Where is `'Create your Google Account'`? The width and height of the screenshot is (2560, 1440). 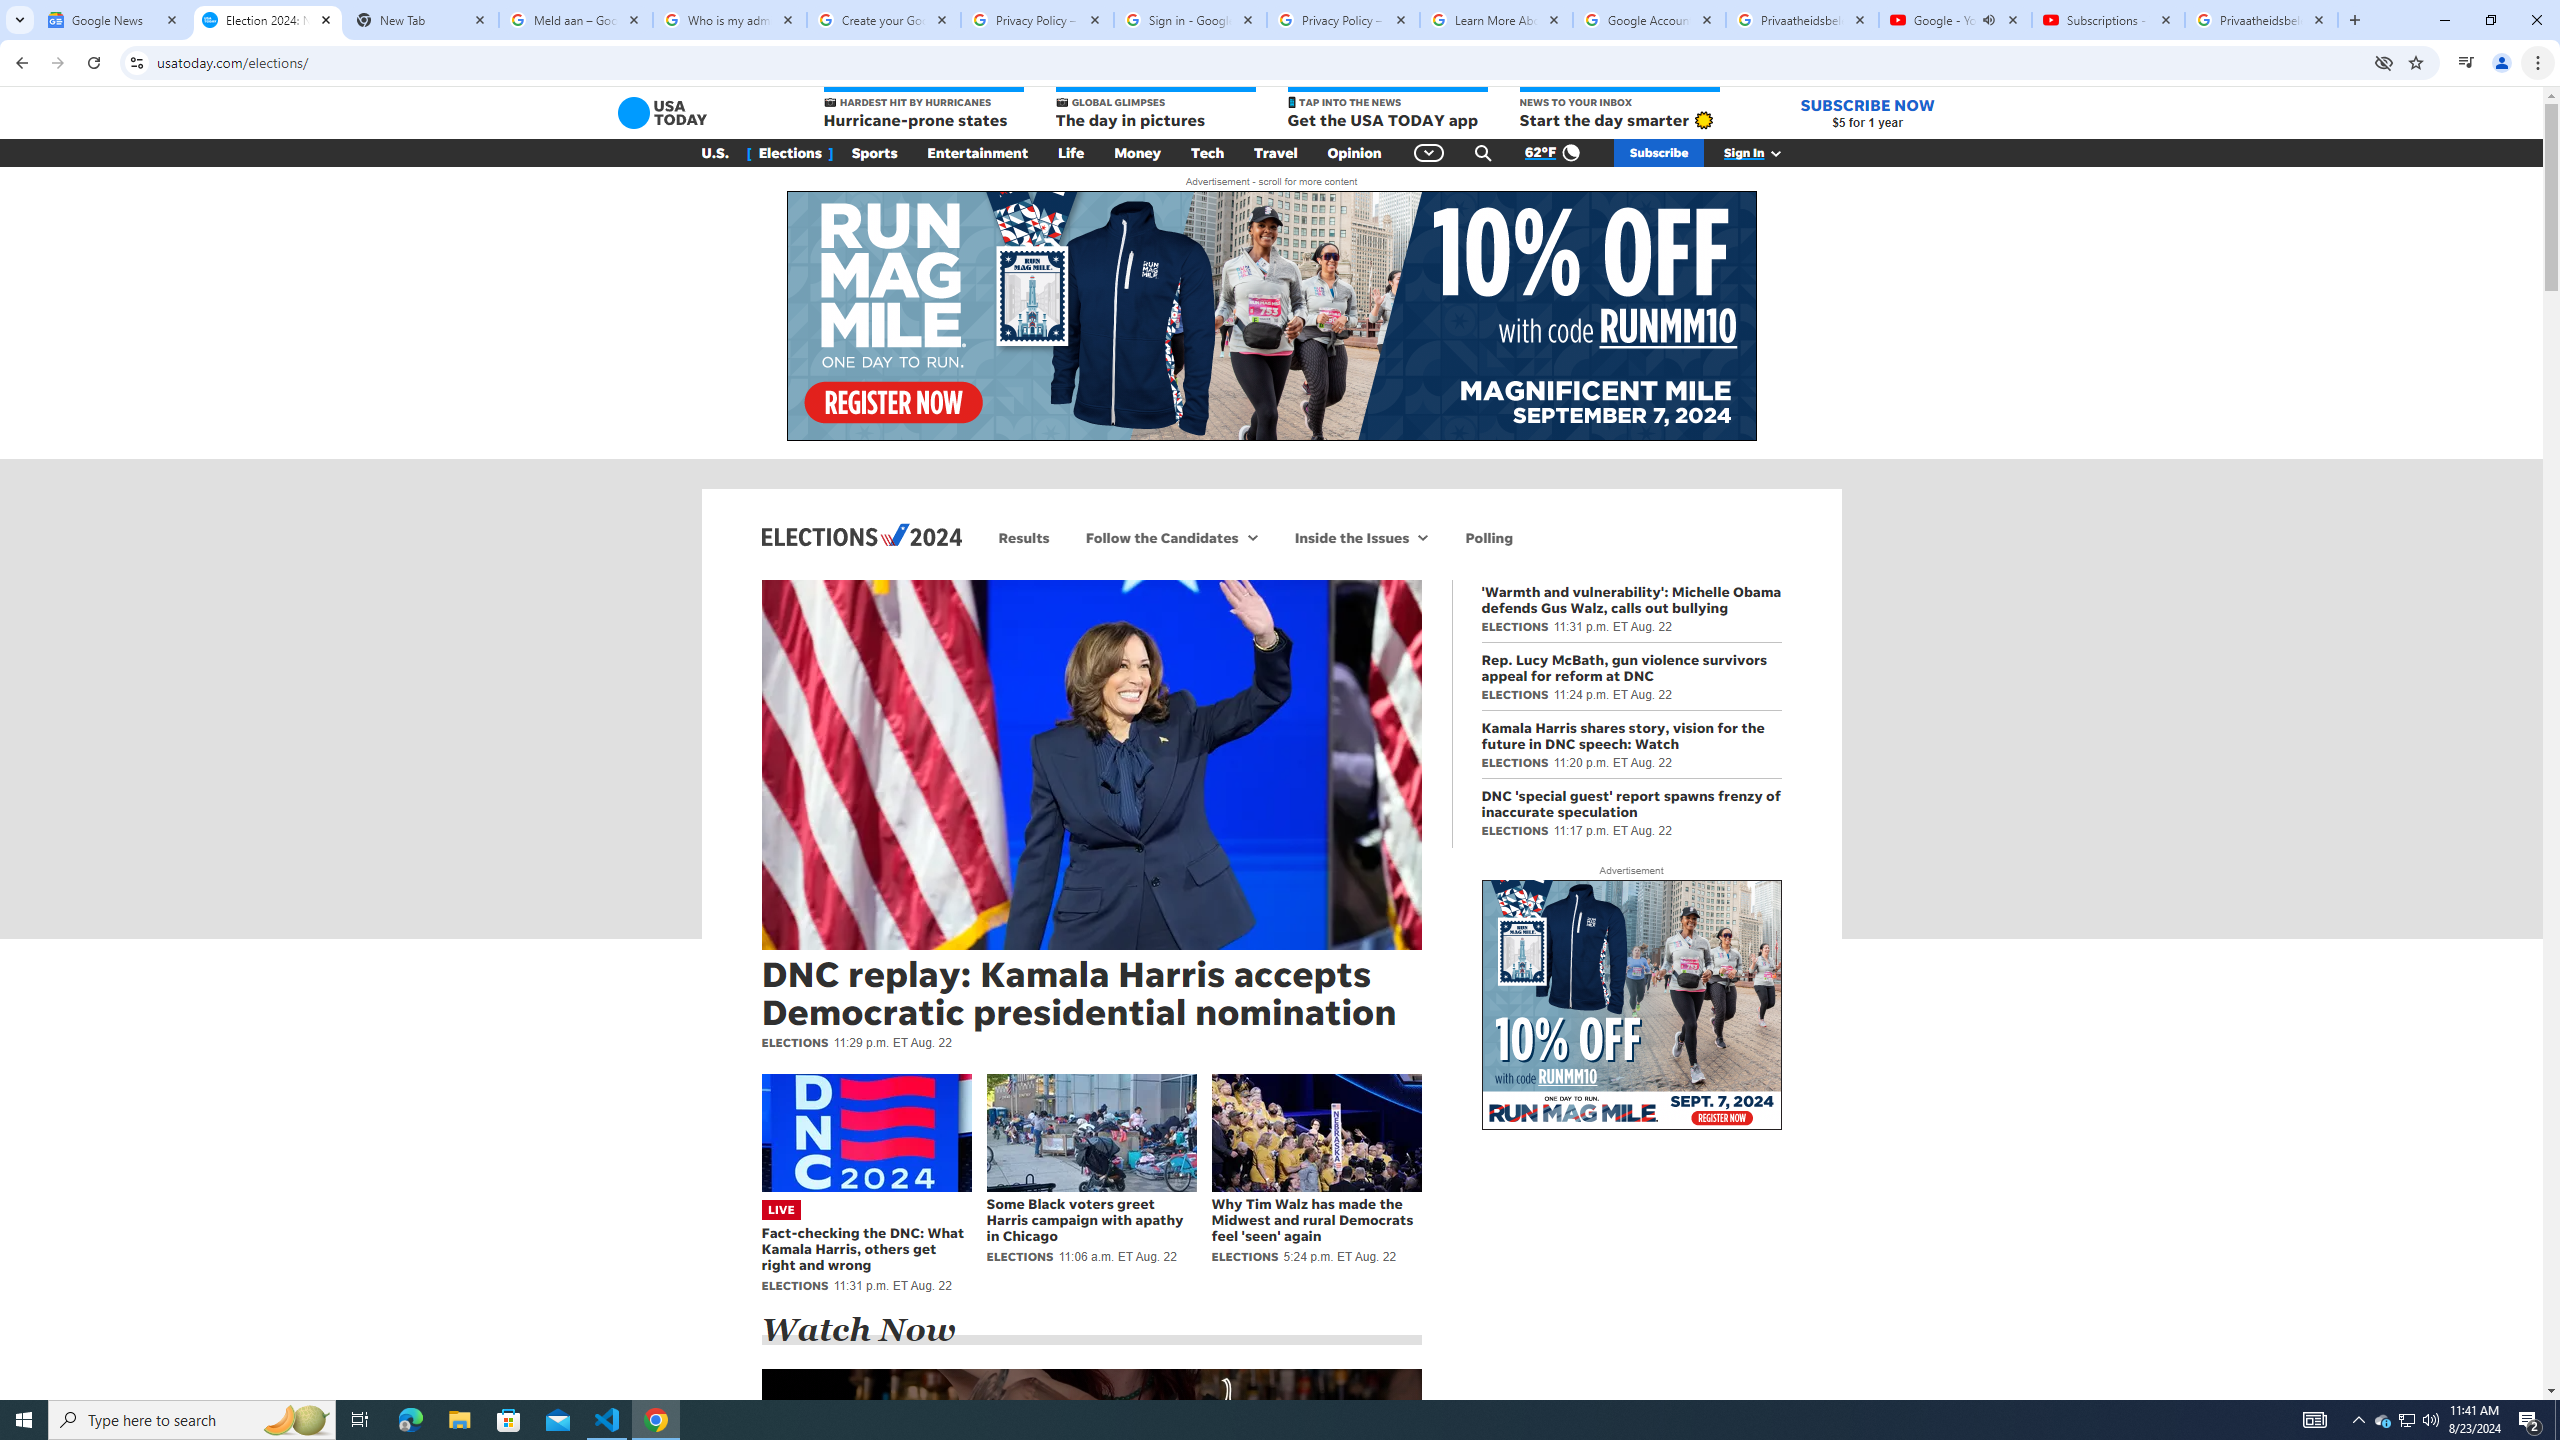
'Create your Google Account' is located at coordinates (884, 19).